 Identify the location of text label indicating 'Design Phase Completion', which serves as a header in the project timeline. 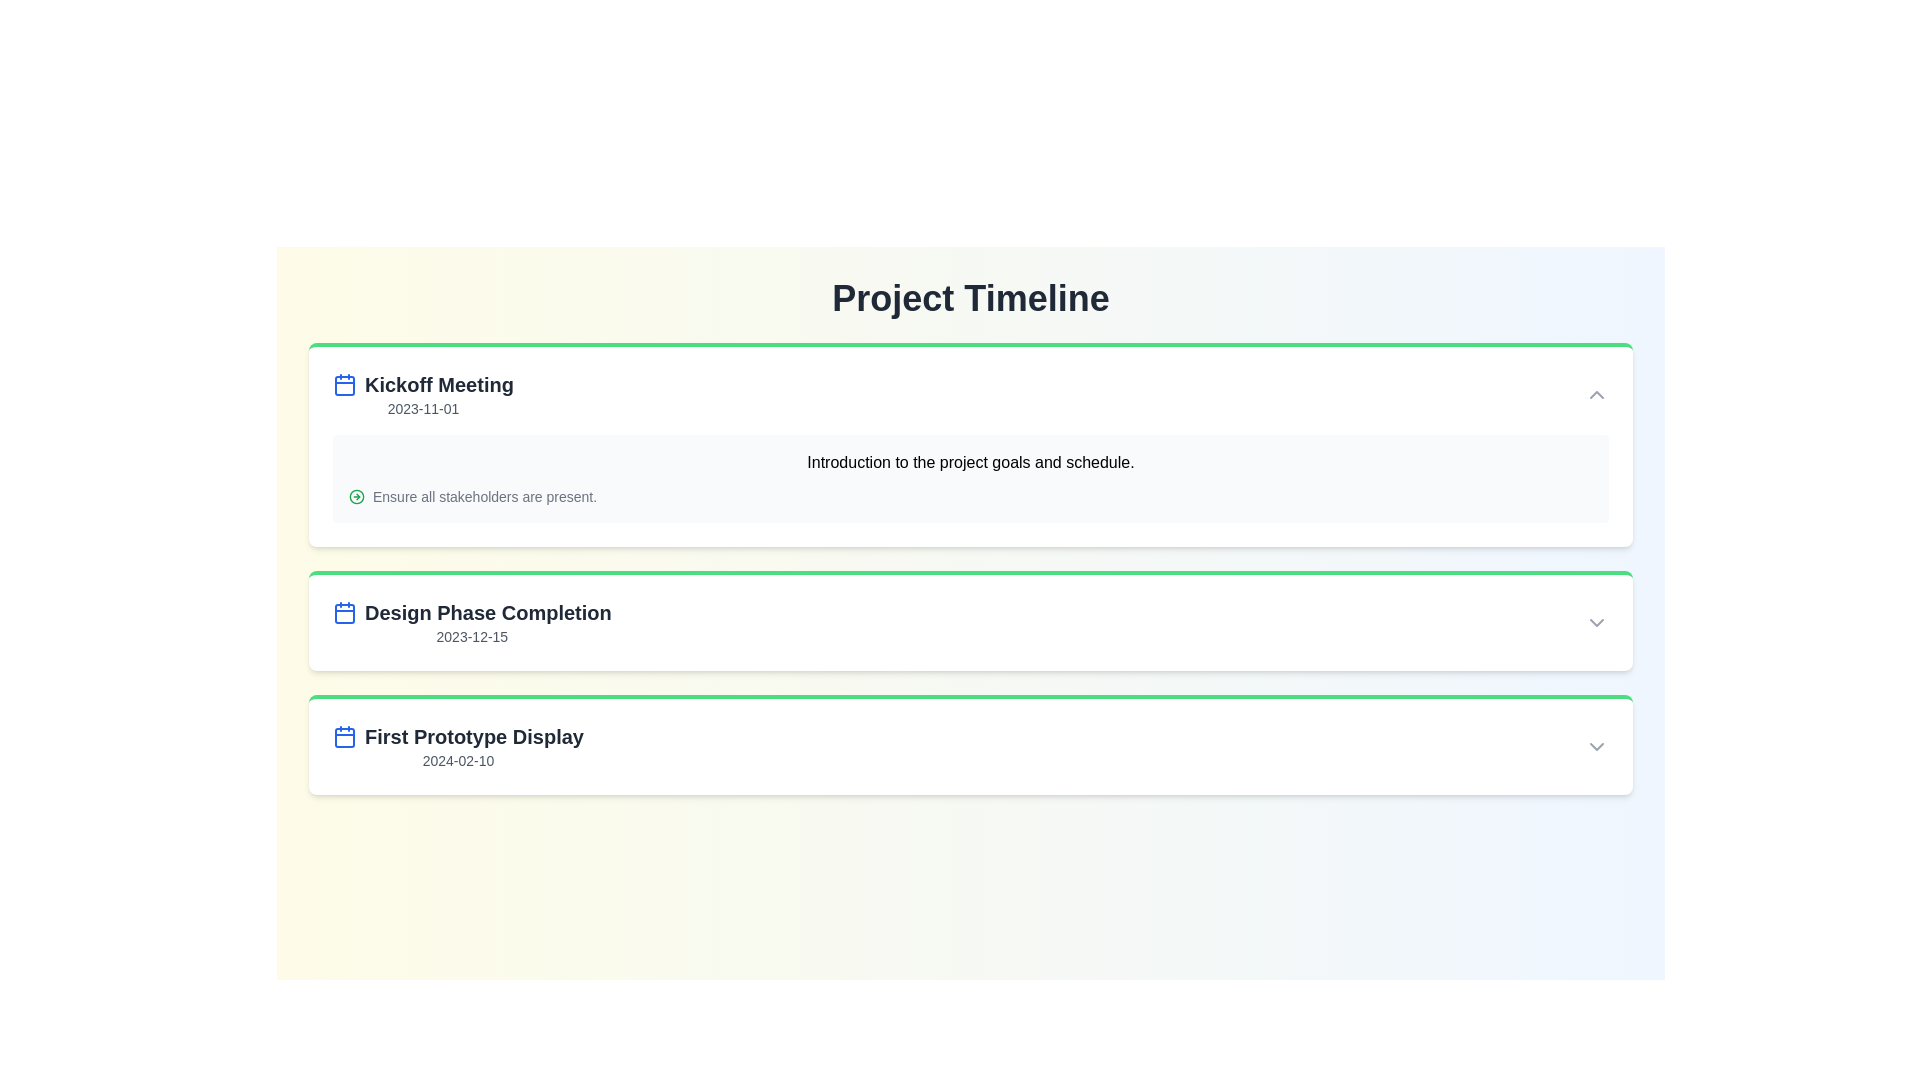
(471, 612).